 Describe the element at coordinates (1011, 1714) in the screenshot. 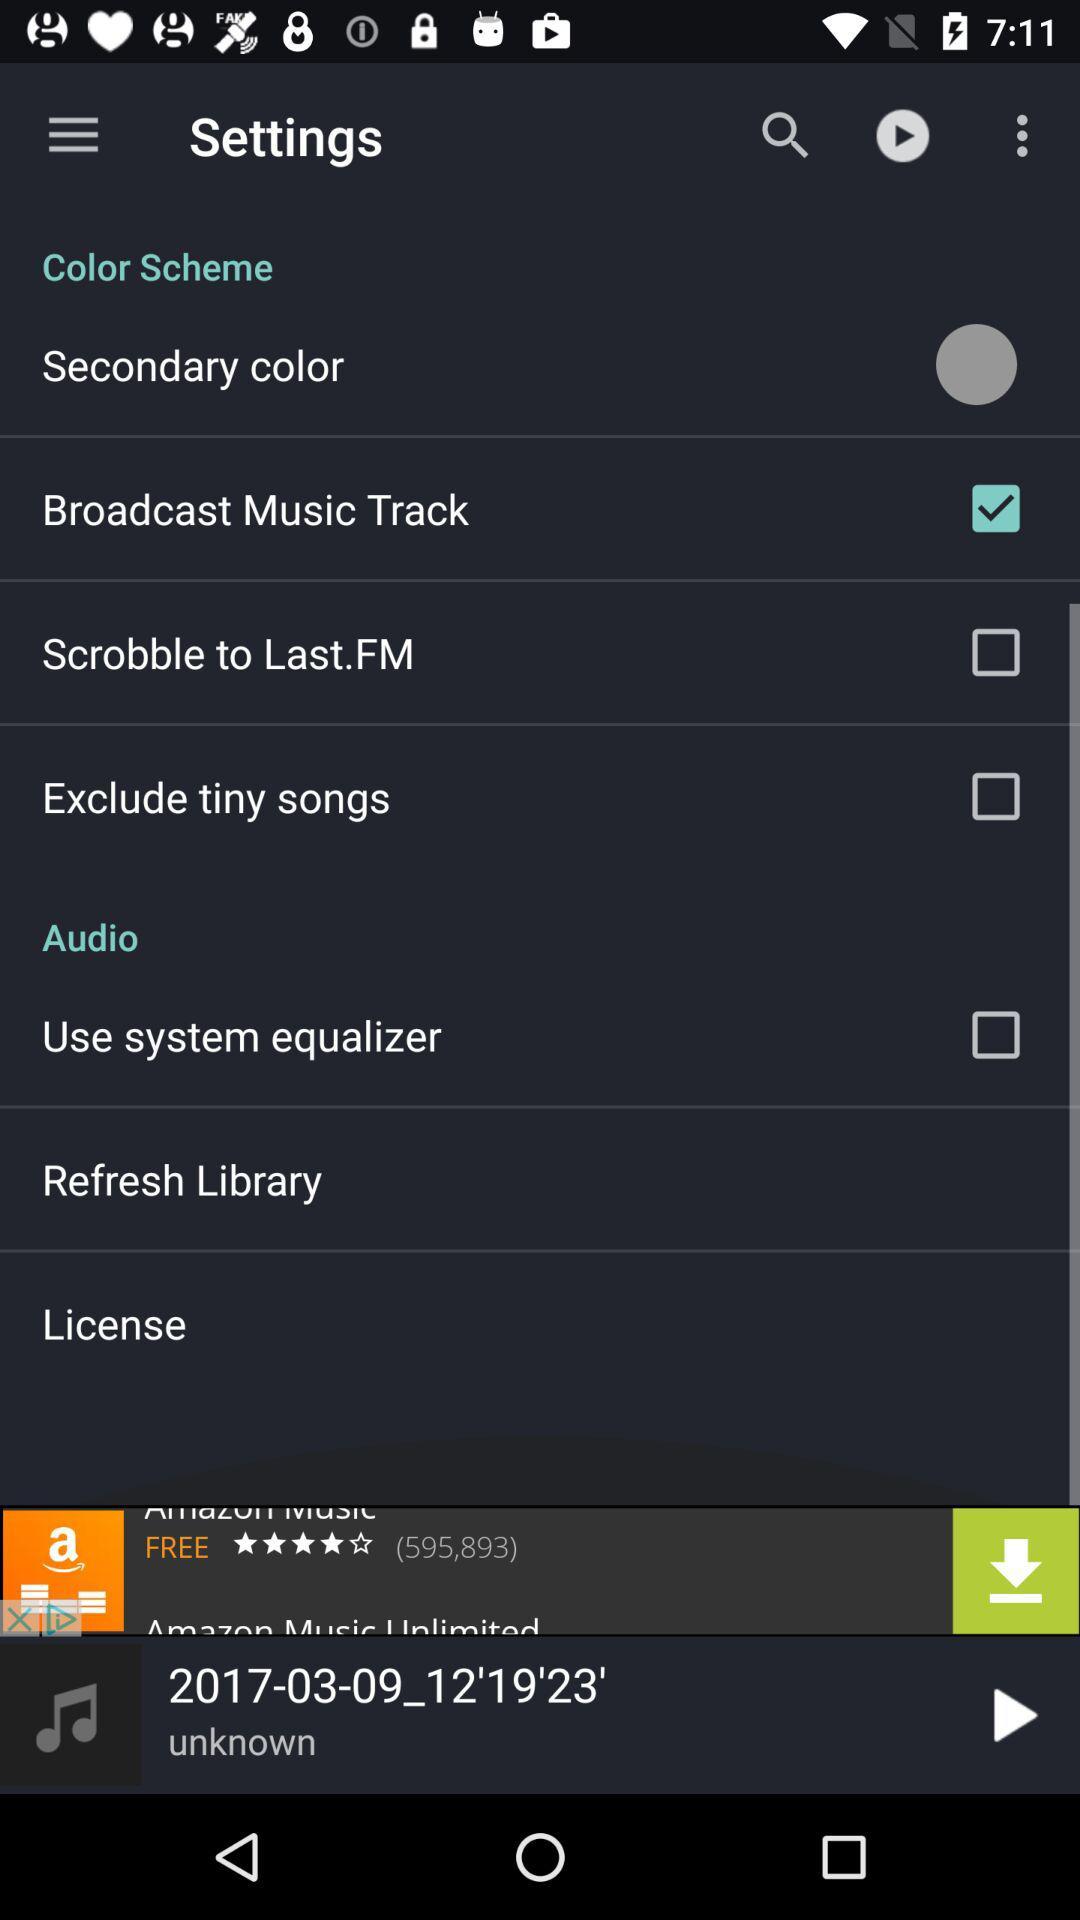

I see `the play icon` at that location.